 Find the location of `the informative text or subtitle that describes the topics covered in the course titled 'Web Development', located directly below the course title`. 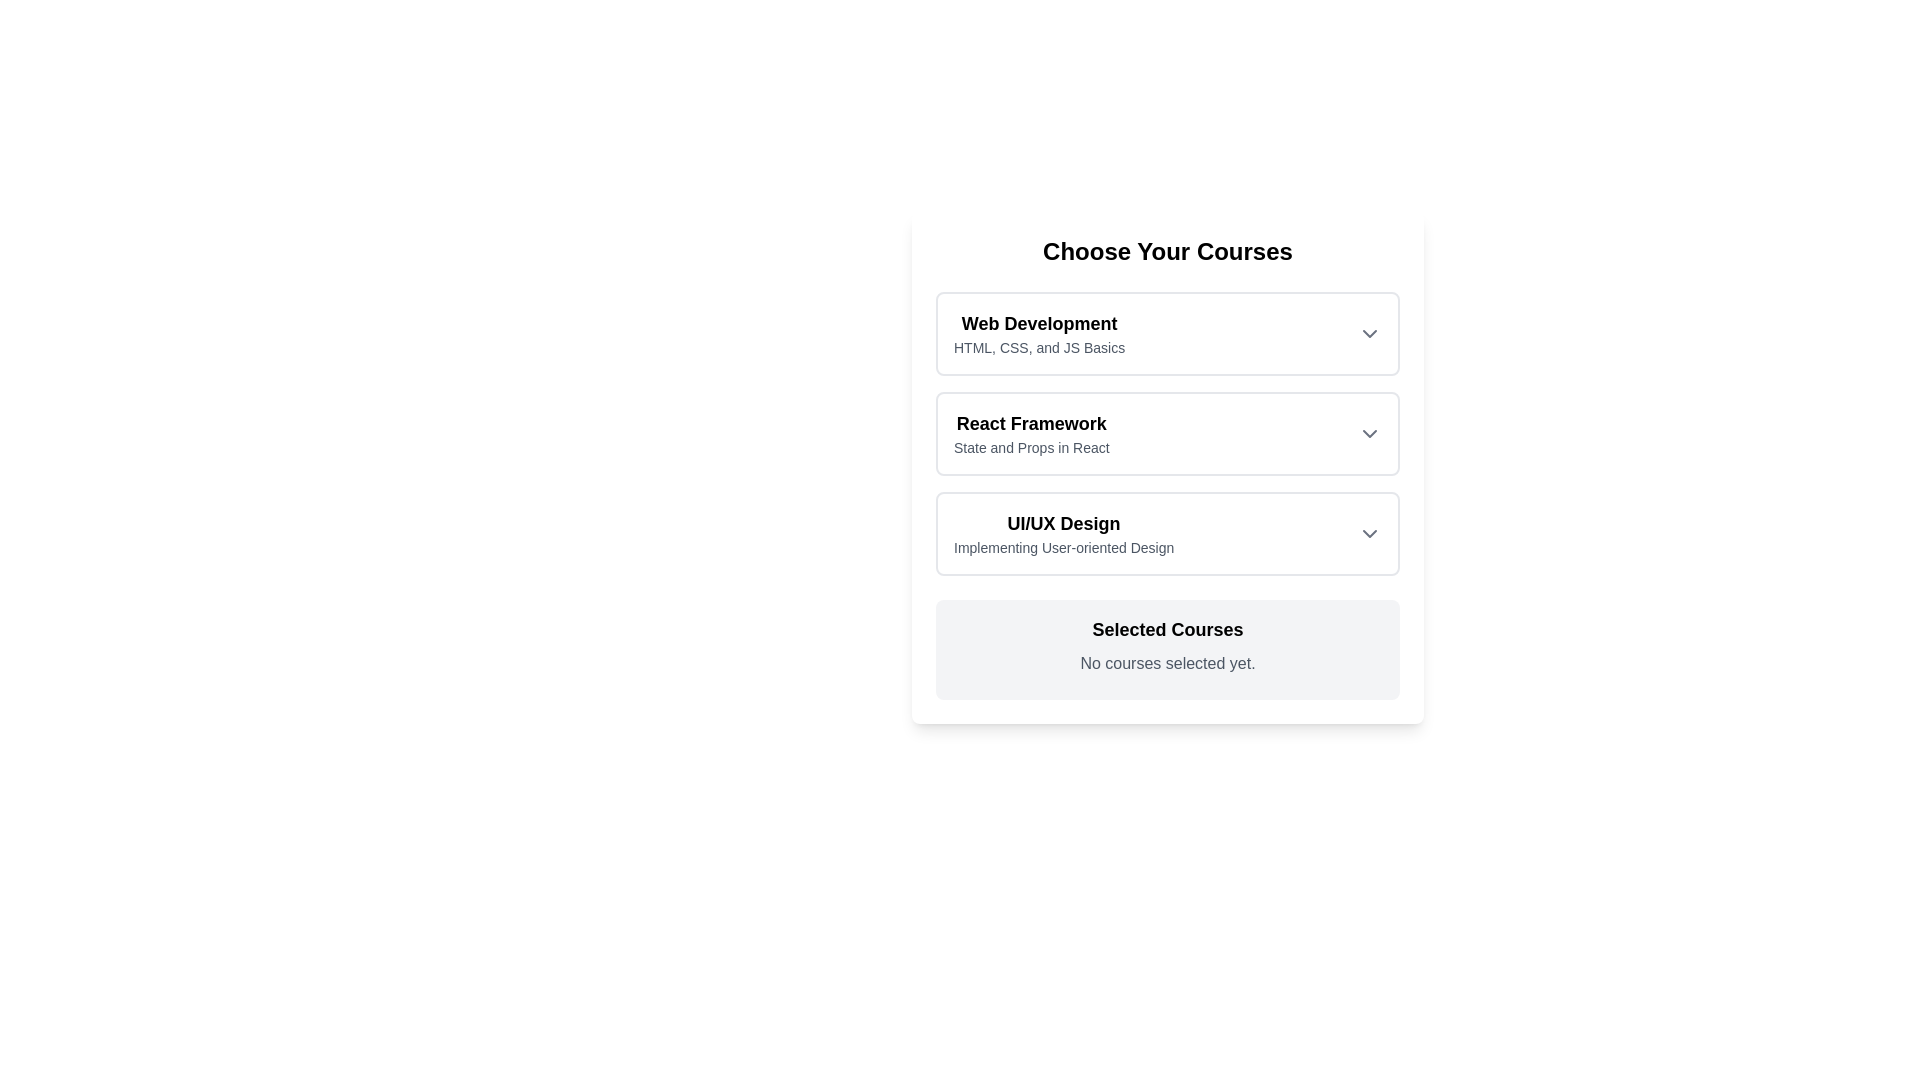

the informative text or subtitle that describes the topics covered in the course titled 'Web Development', located directly below the course title is located at coordinates (1039, 346).